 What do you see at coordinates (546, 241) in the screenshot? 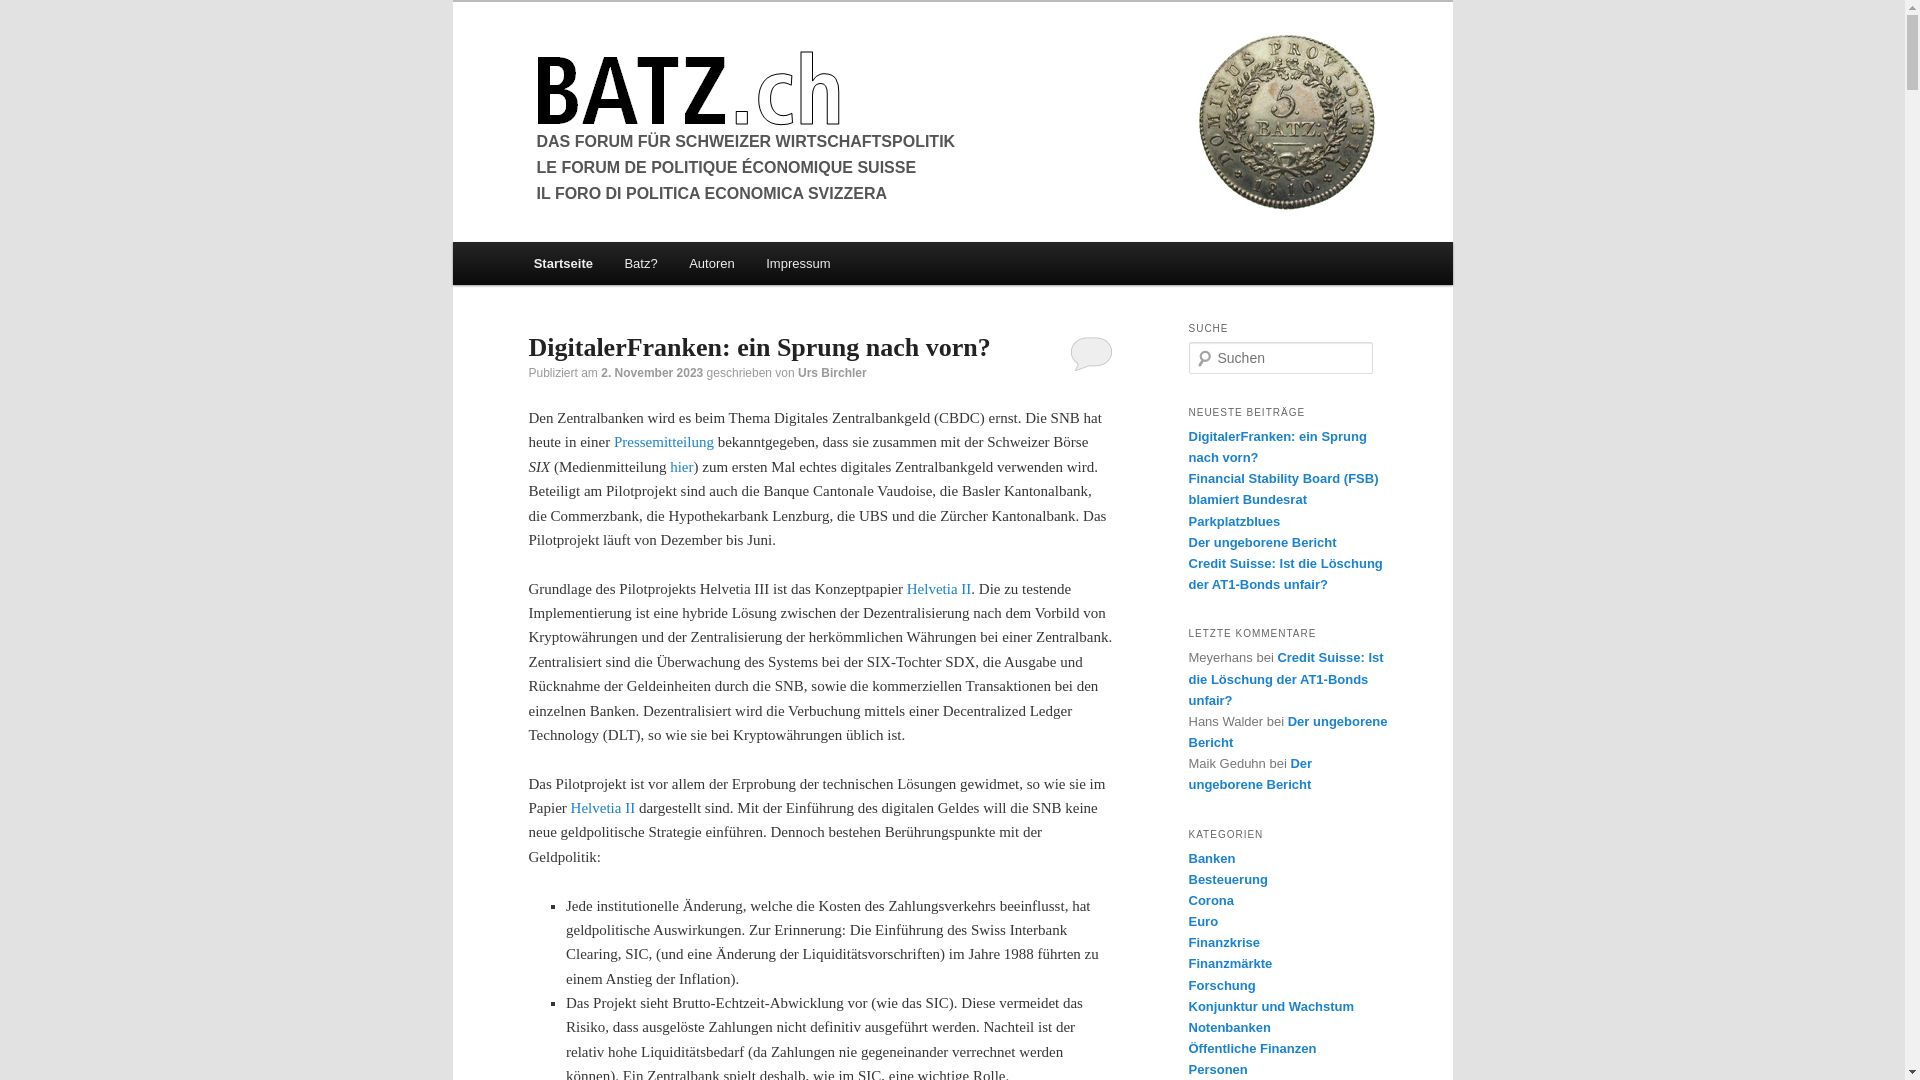
I see `'Zum Inhalt wechseln'` at bounding box center [546, 241].